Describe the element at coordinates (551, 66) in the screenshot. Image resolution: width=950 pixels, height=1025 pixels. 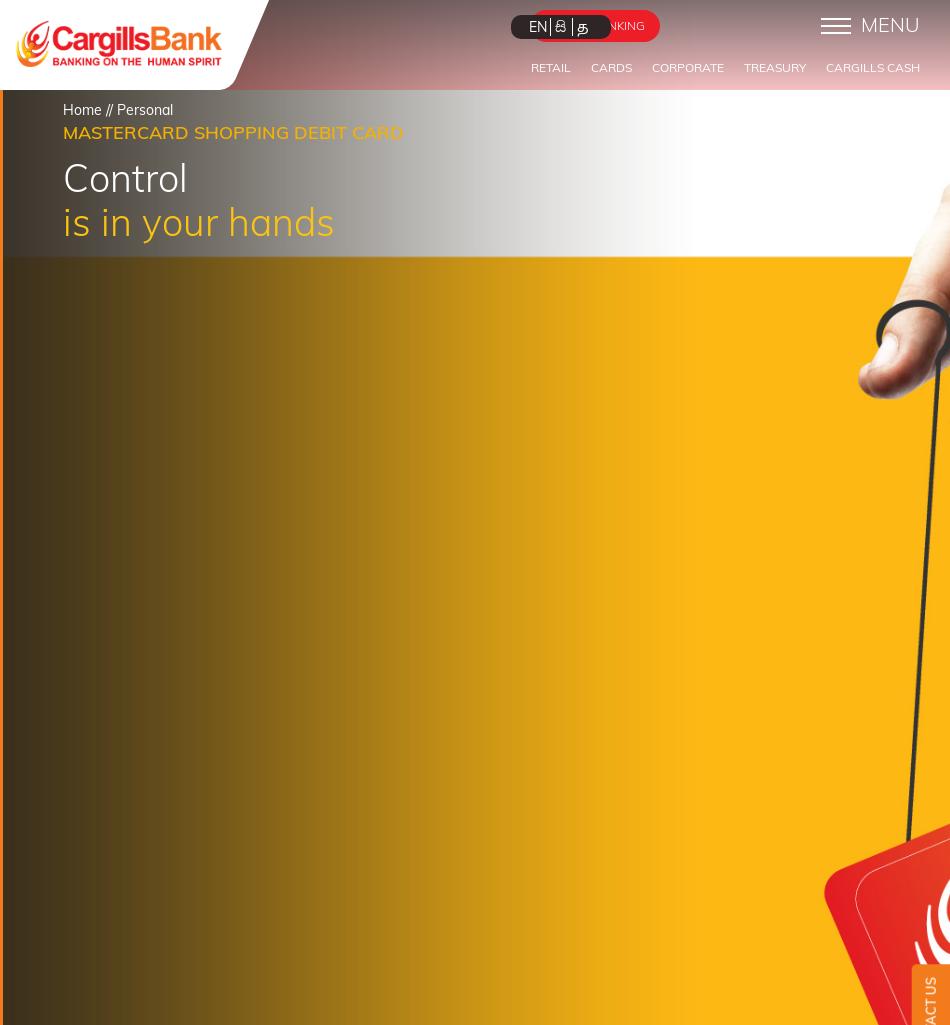
I see `'RETAIL'` at that location.